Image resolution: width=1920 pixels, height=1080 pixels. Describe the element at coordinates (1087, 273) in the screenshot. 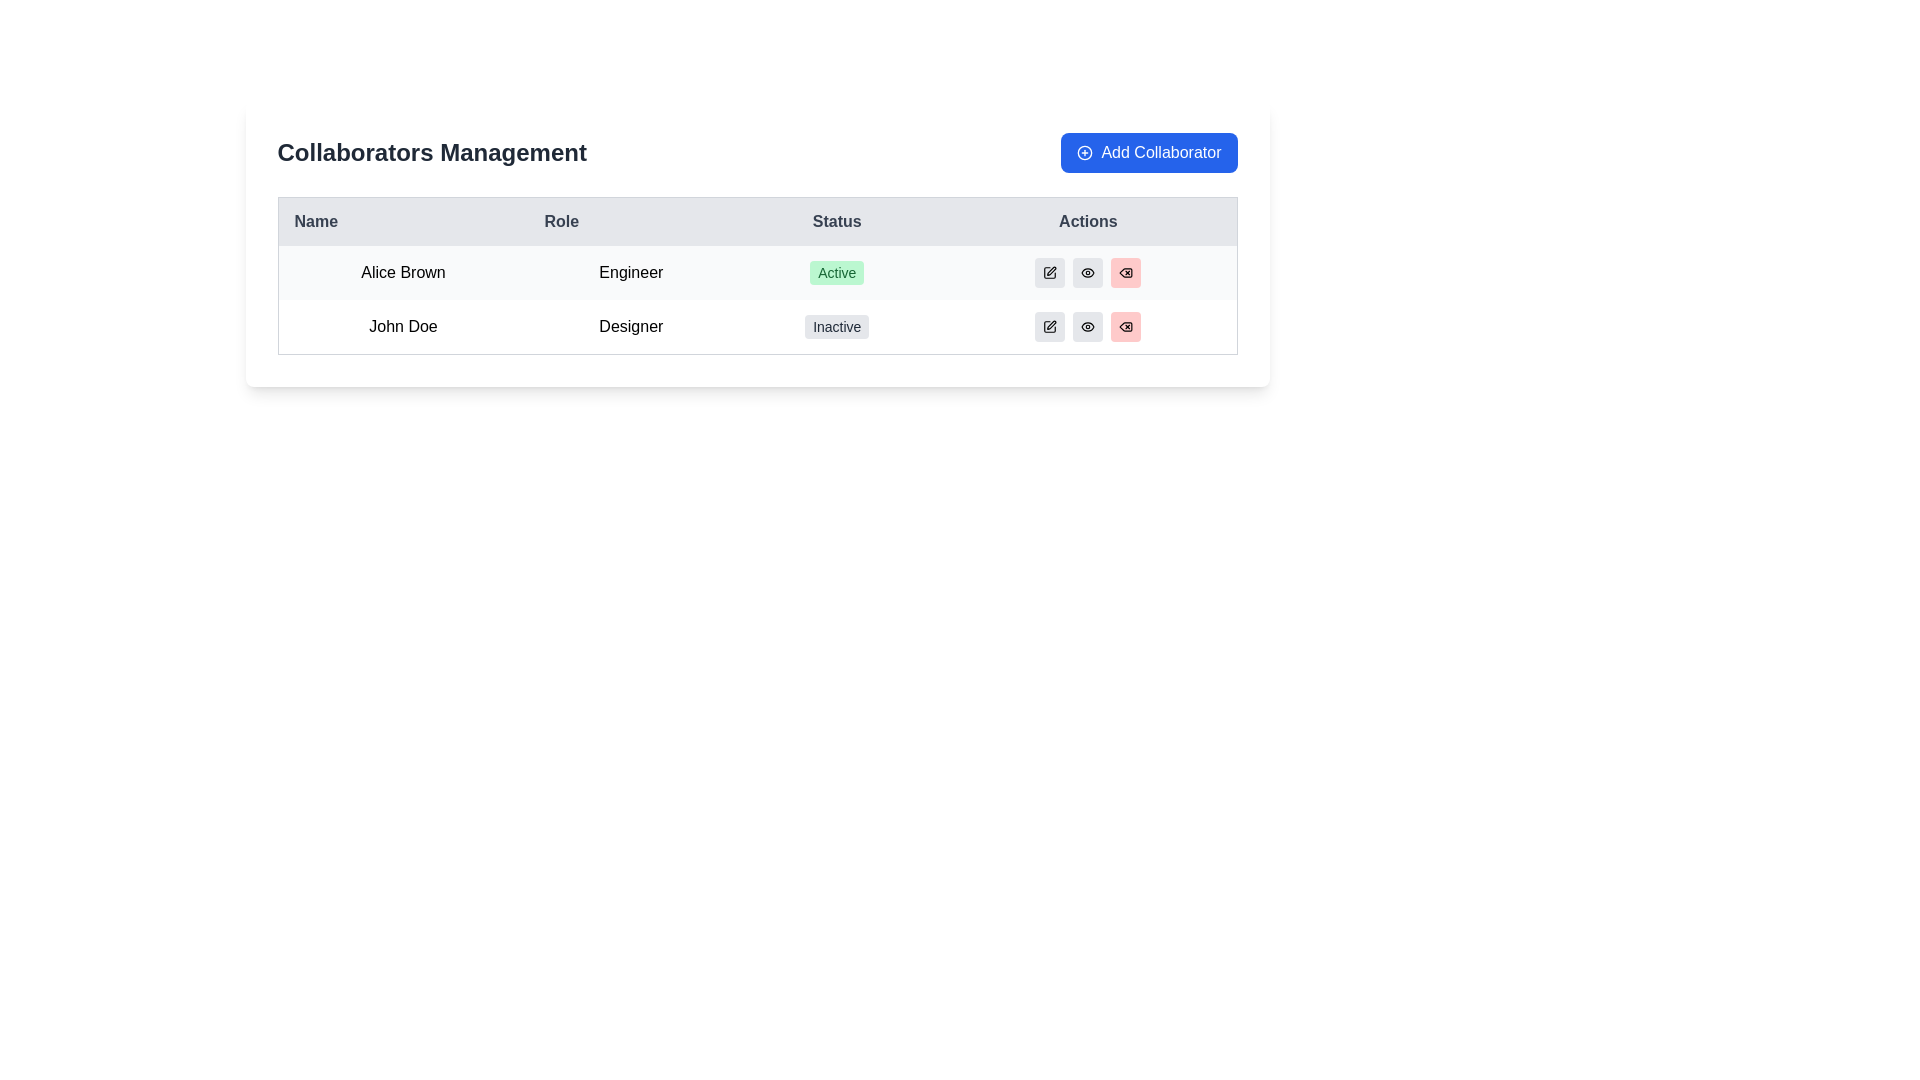

I see `the group of interactive buttons in the 'Actions' column of the user record` at that location.